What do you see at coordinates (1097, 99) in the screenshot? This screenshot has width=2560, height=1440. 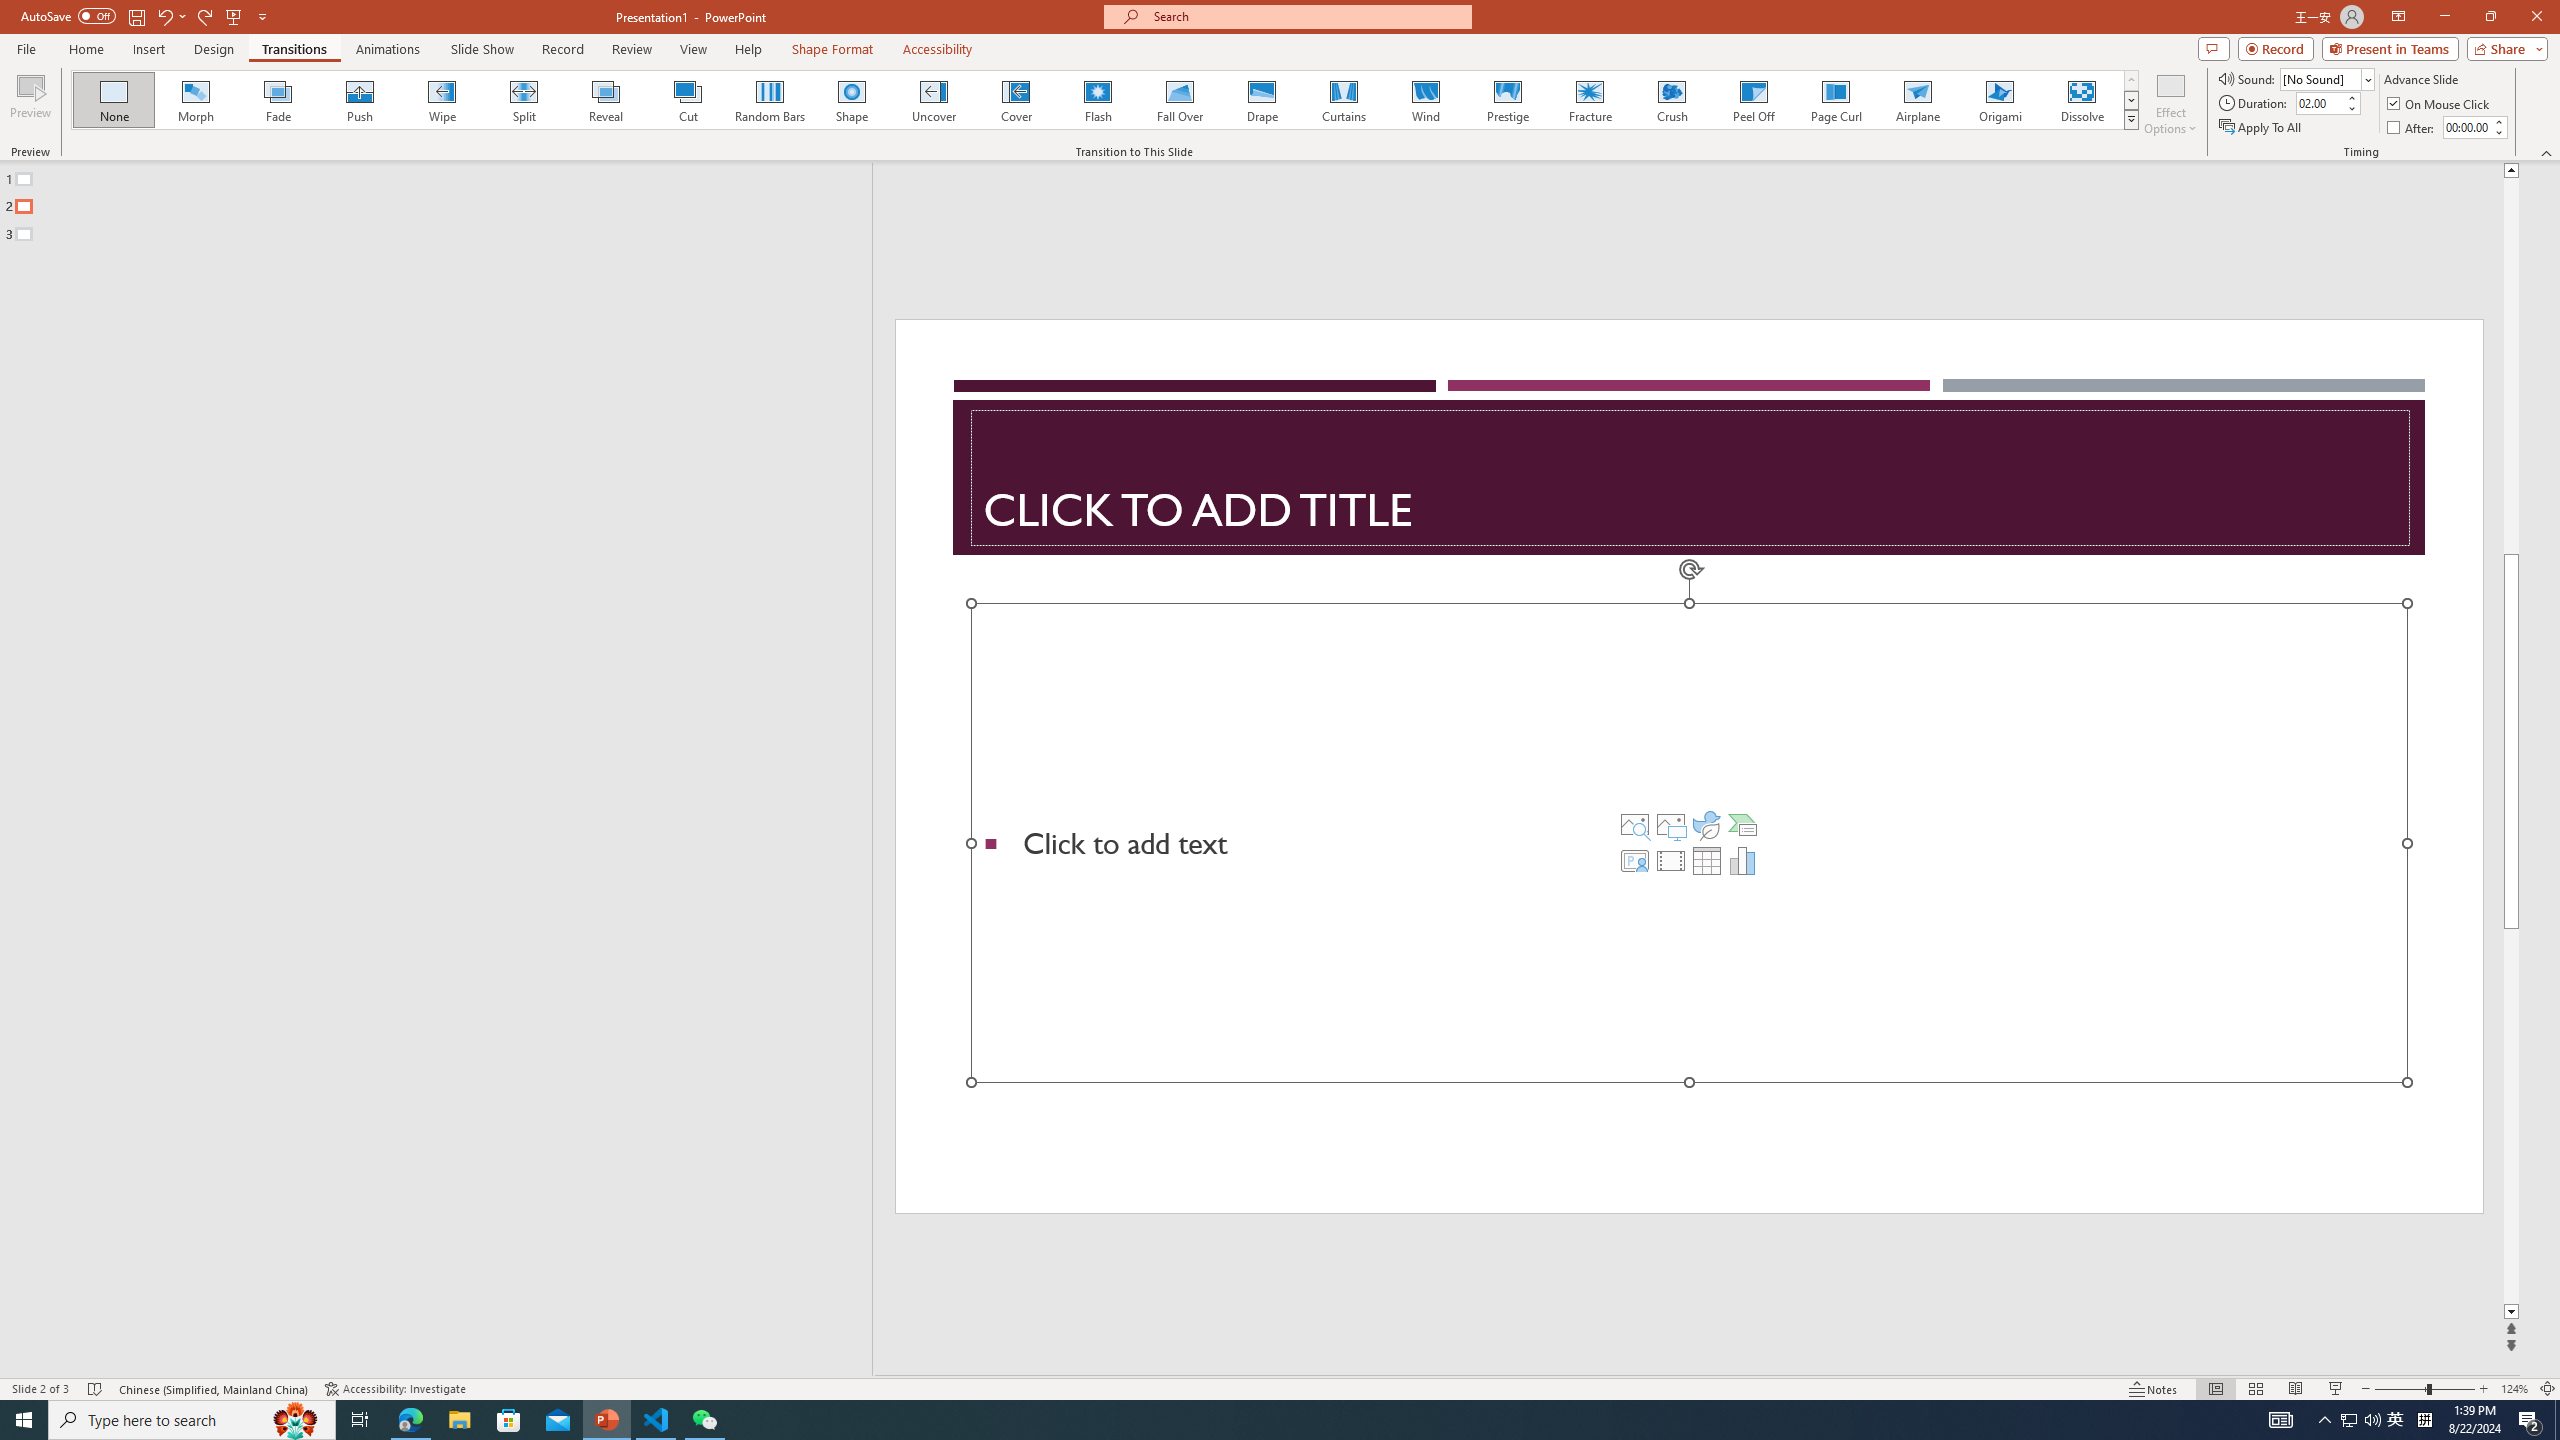 I see `'Flash'` at bounding box center [1097, 99].